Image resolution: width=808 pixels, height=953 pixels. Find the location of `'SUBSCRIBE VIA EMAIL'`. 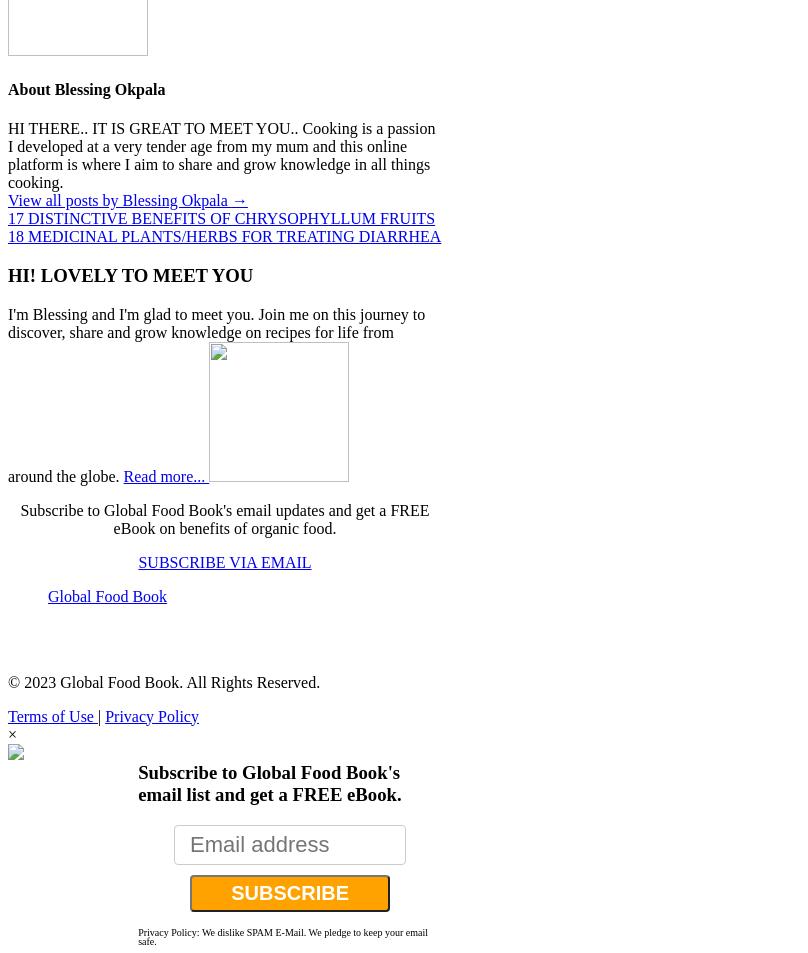

'SUBSCRIBE VIA EMAIL' is located at coordinates (224, 561).